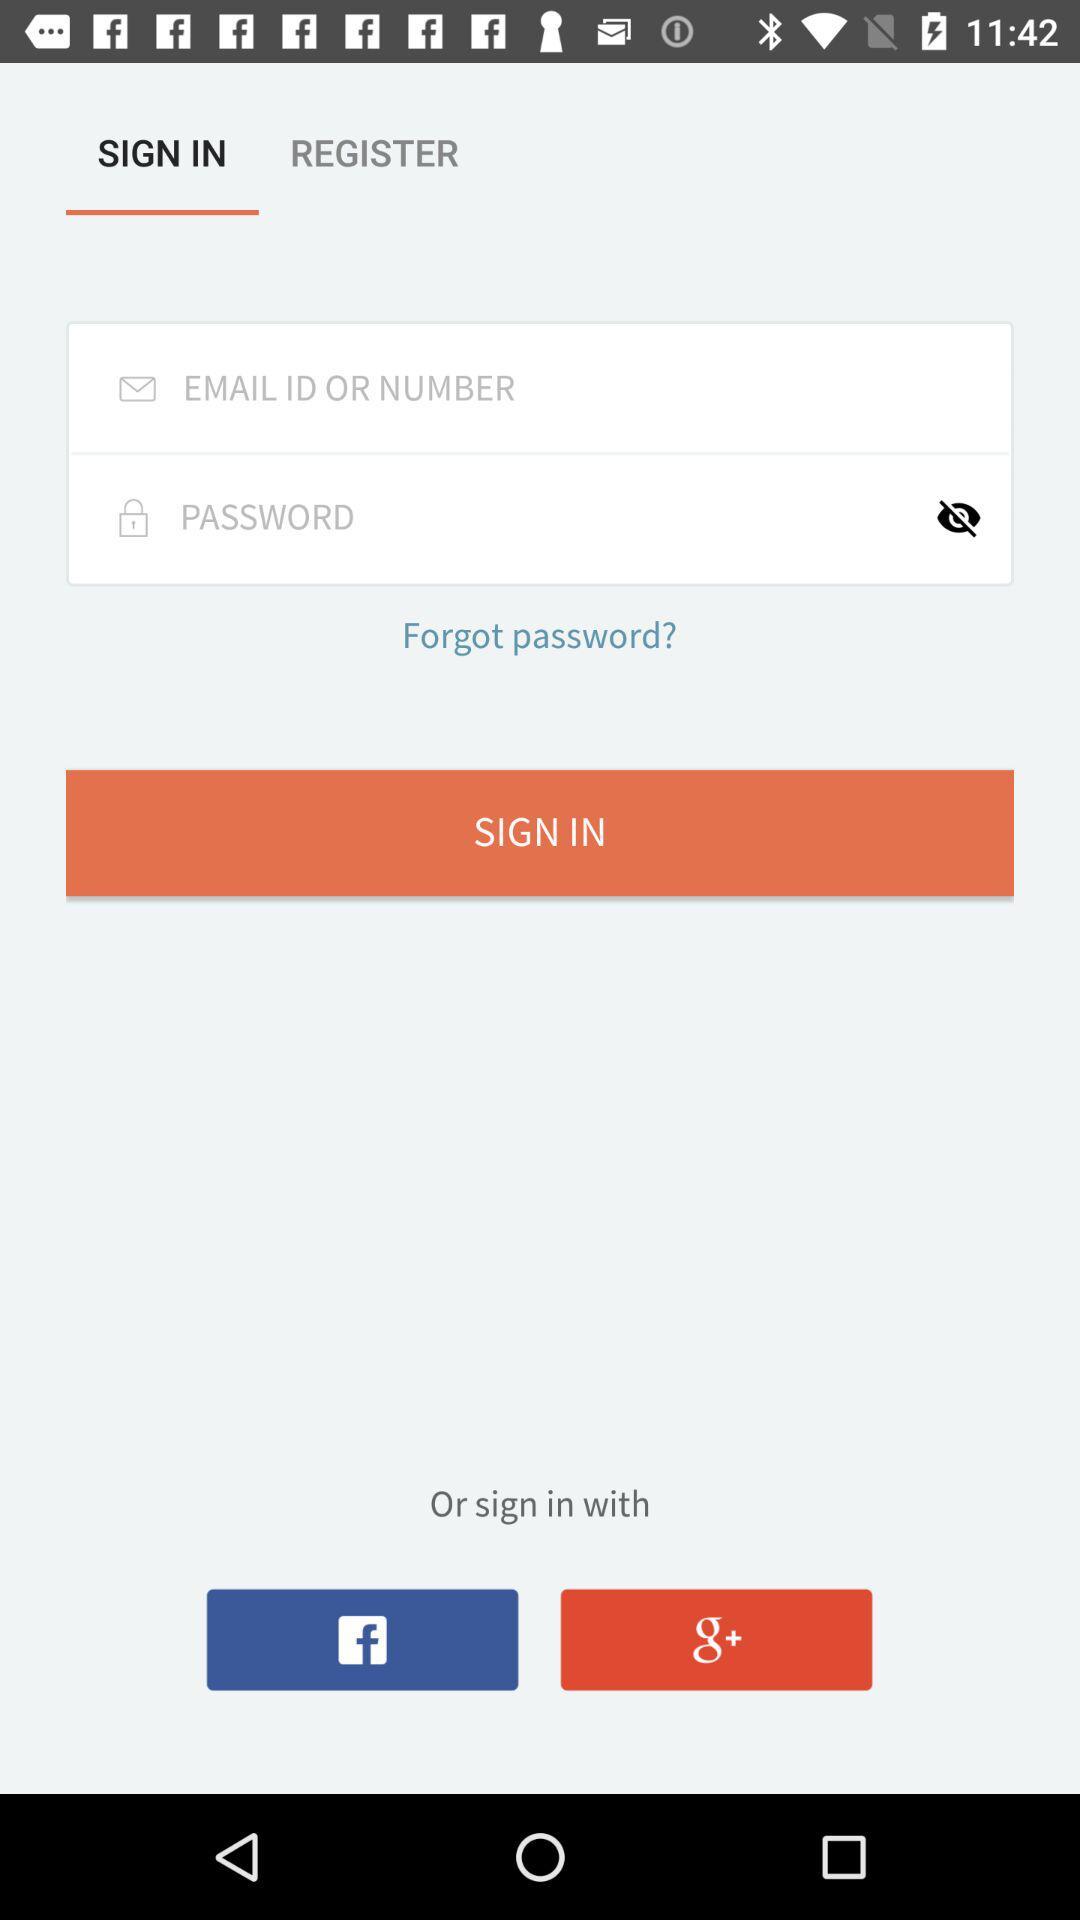 Image resolution: width=1080 pixels, height=1920 pixels. Describe the element at coordinates (538, 637) in the screenshot. I see `icon above sign in item` at that location.